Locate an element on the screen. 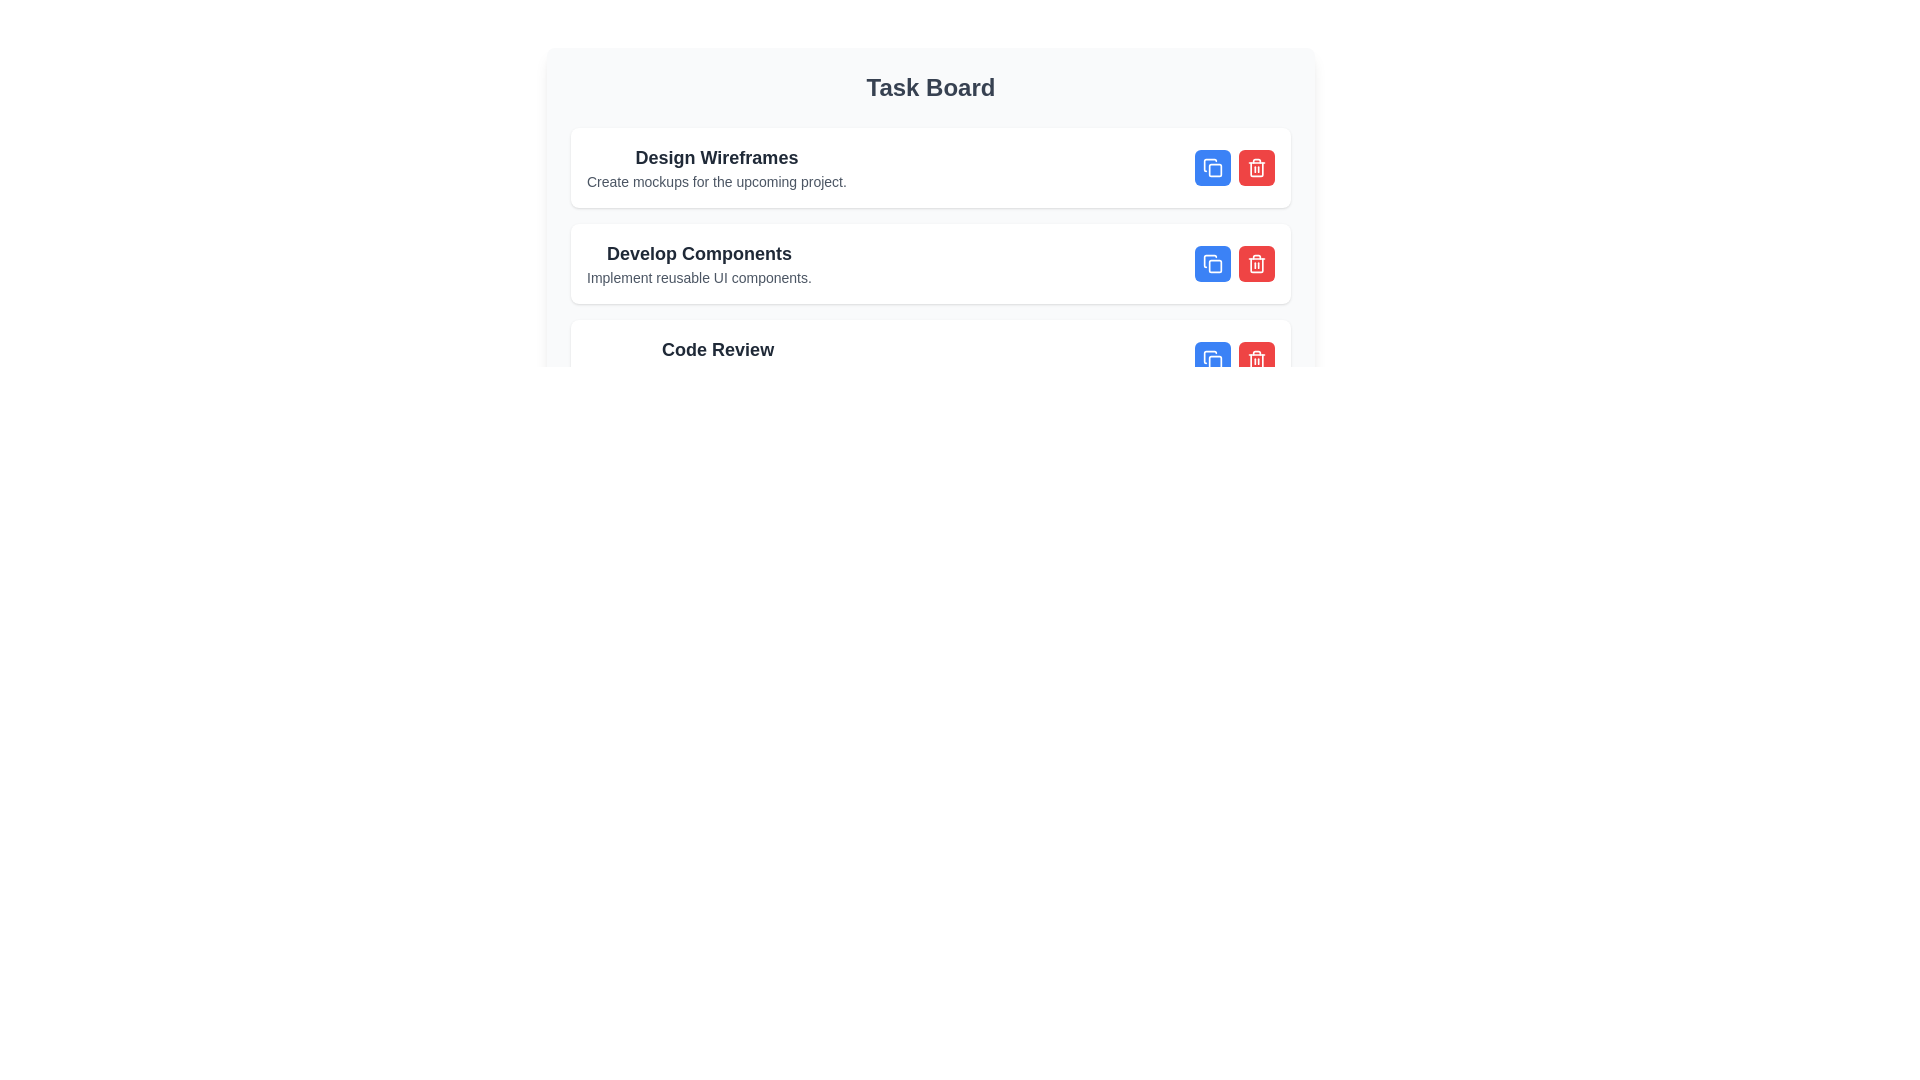 The height and width of the screenshot is (1080, 1920). the delete button for the task titled 'Design Wireframes' is located at coordinates (1256, 167).